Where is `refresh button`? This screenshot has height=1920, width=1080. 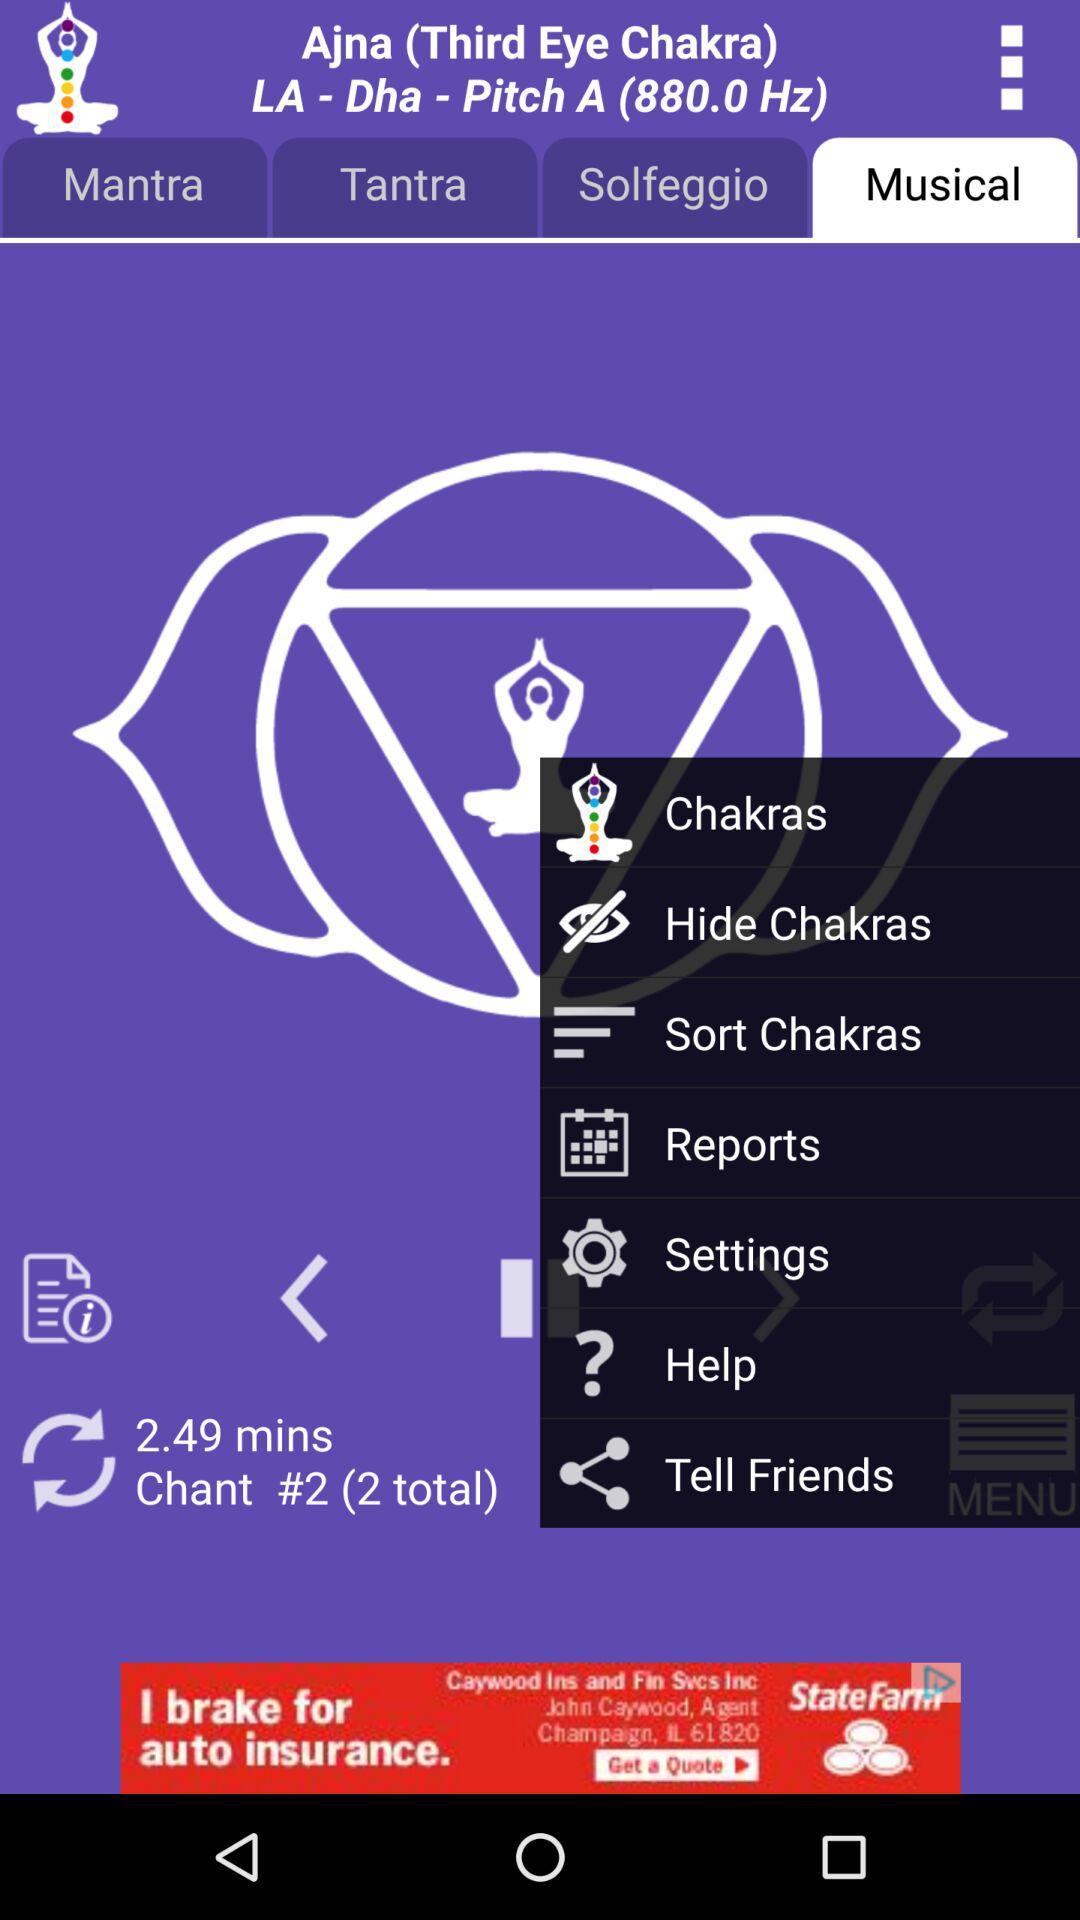 refresh button is located at coordinates (66, 1460).